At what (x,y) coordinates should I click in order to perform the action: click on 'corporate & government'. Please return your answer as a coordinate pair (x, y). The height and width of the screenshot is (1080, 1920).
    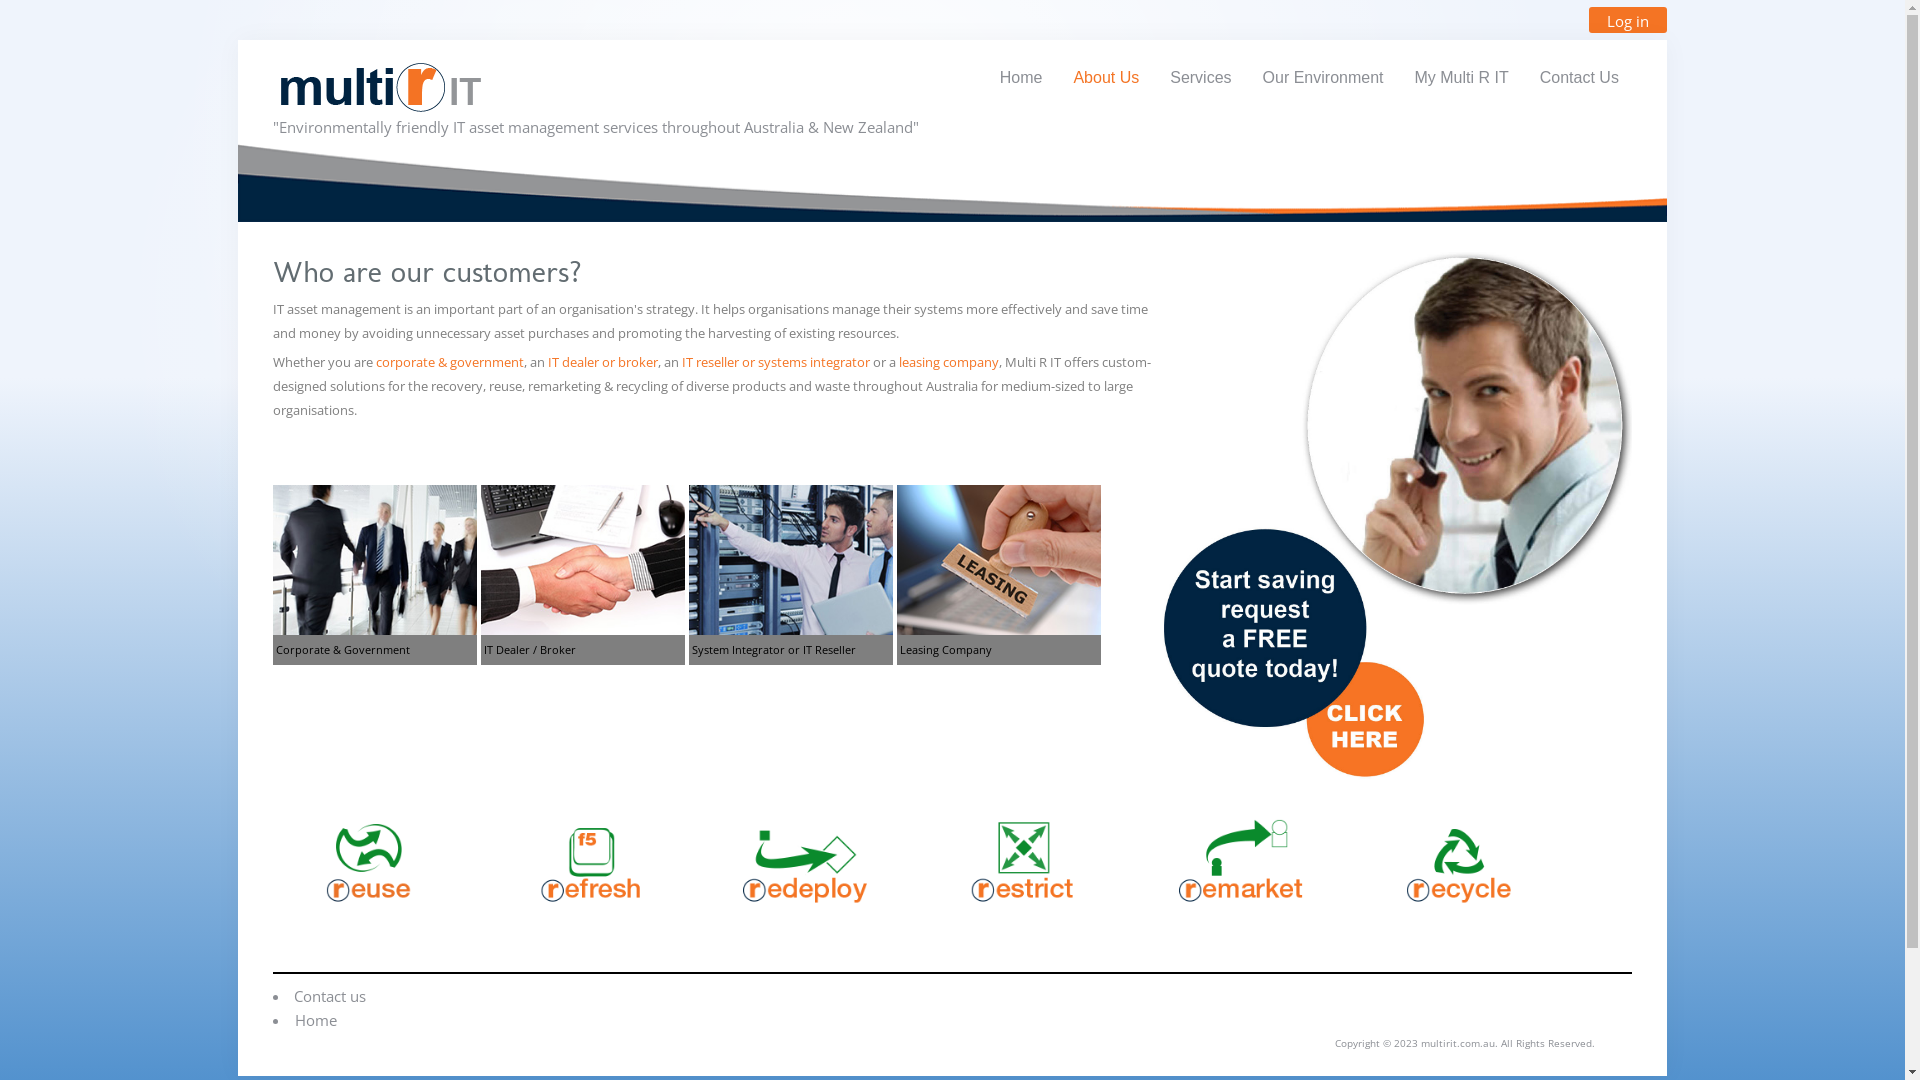
    Looking at the image, I should click on (375, 362).